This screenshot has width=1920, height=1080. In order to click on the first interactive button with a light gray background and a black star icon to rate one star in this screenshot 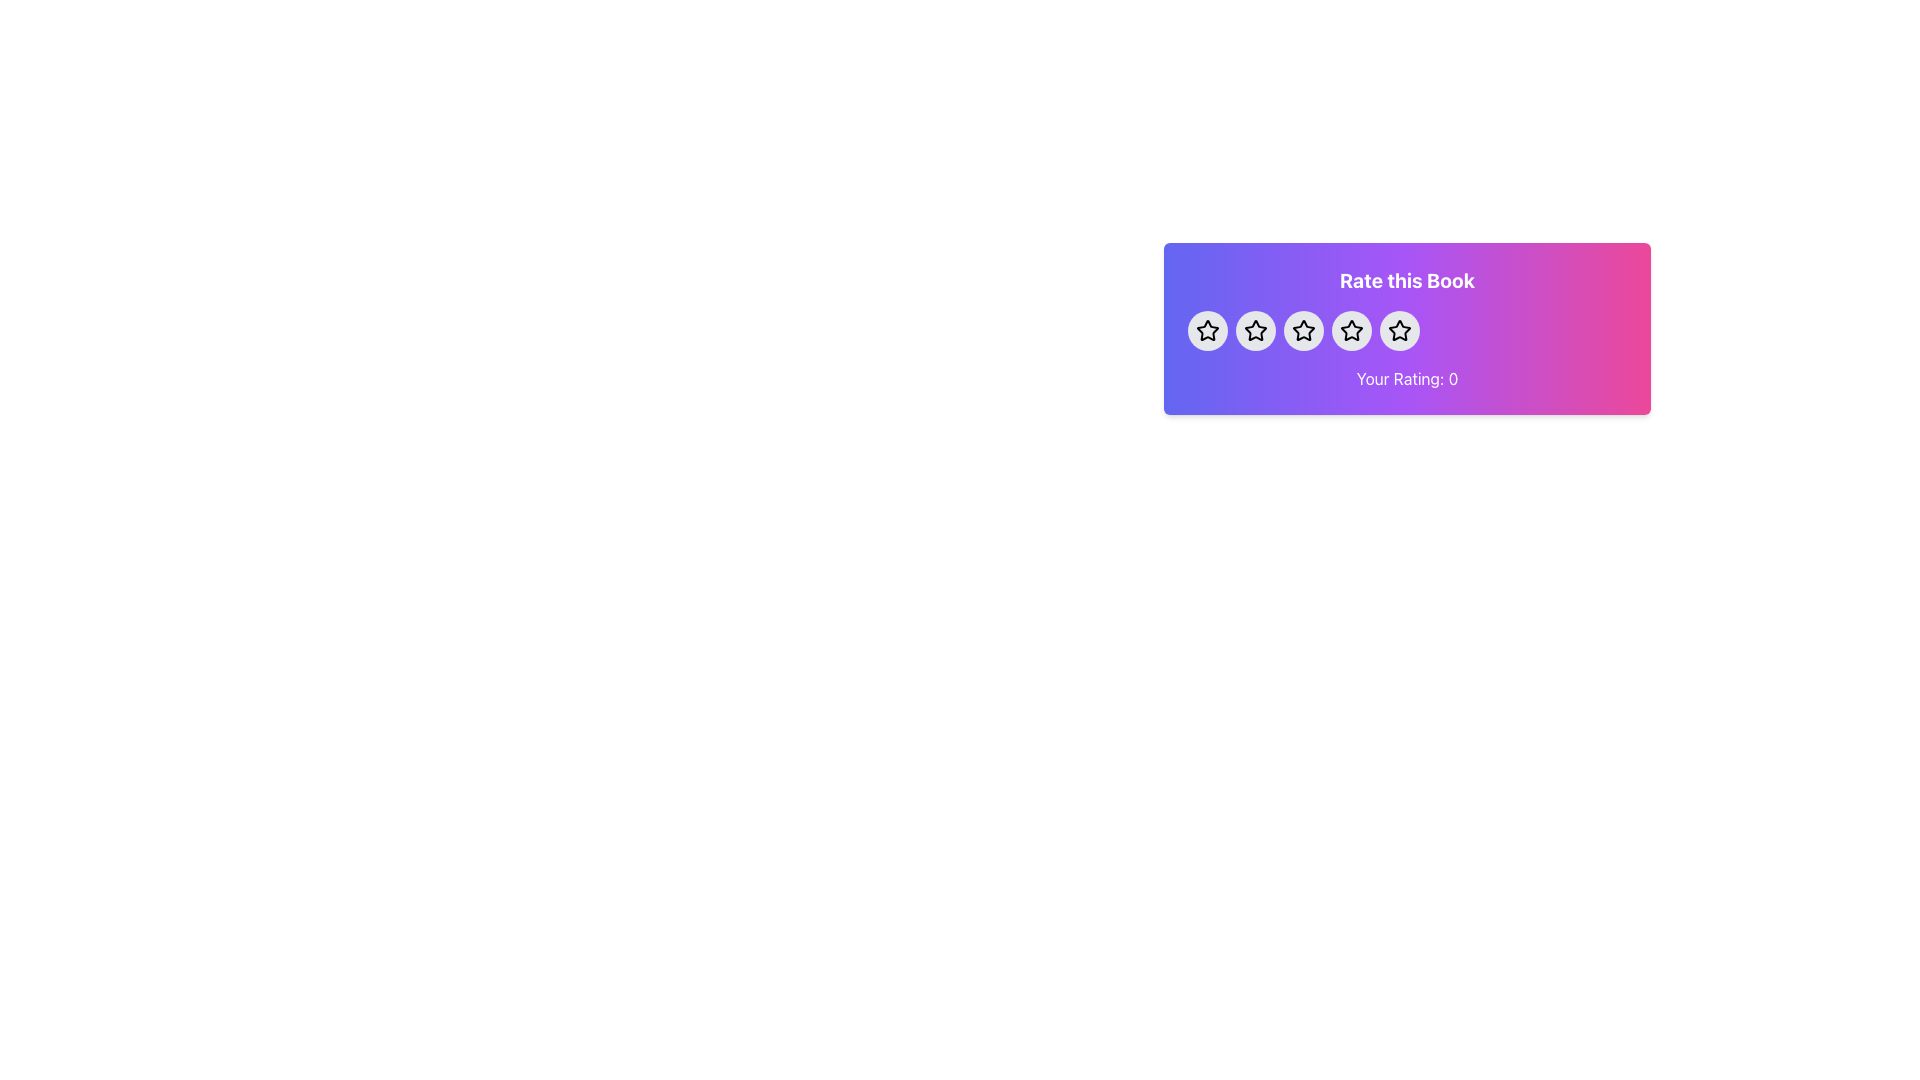, I will do `click(1207, 330)`.